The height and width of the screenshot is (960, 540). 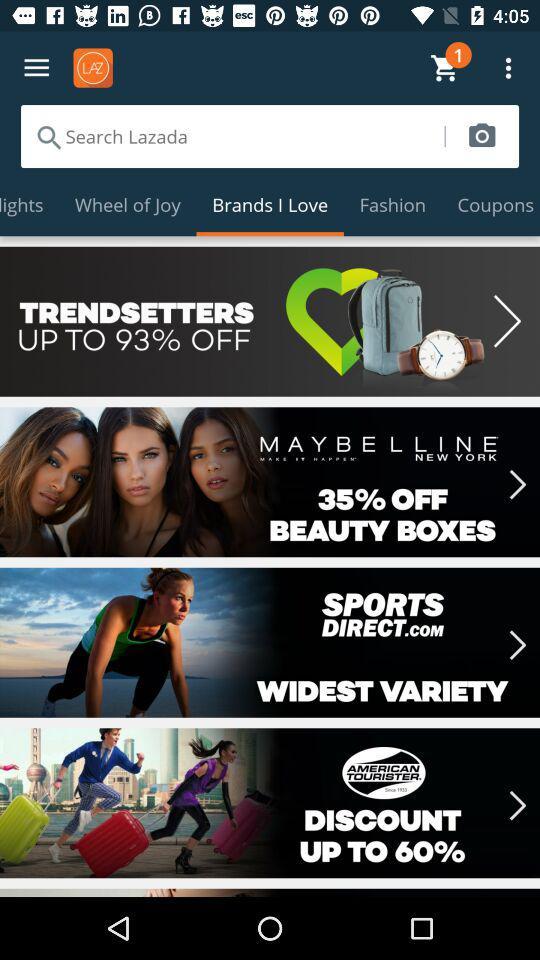 What do you see at coordinates (270, 803) in the screenshot?
I see `choose discount for american tourister` at bounding box center [270, 803].